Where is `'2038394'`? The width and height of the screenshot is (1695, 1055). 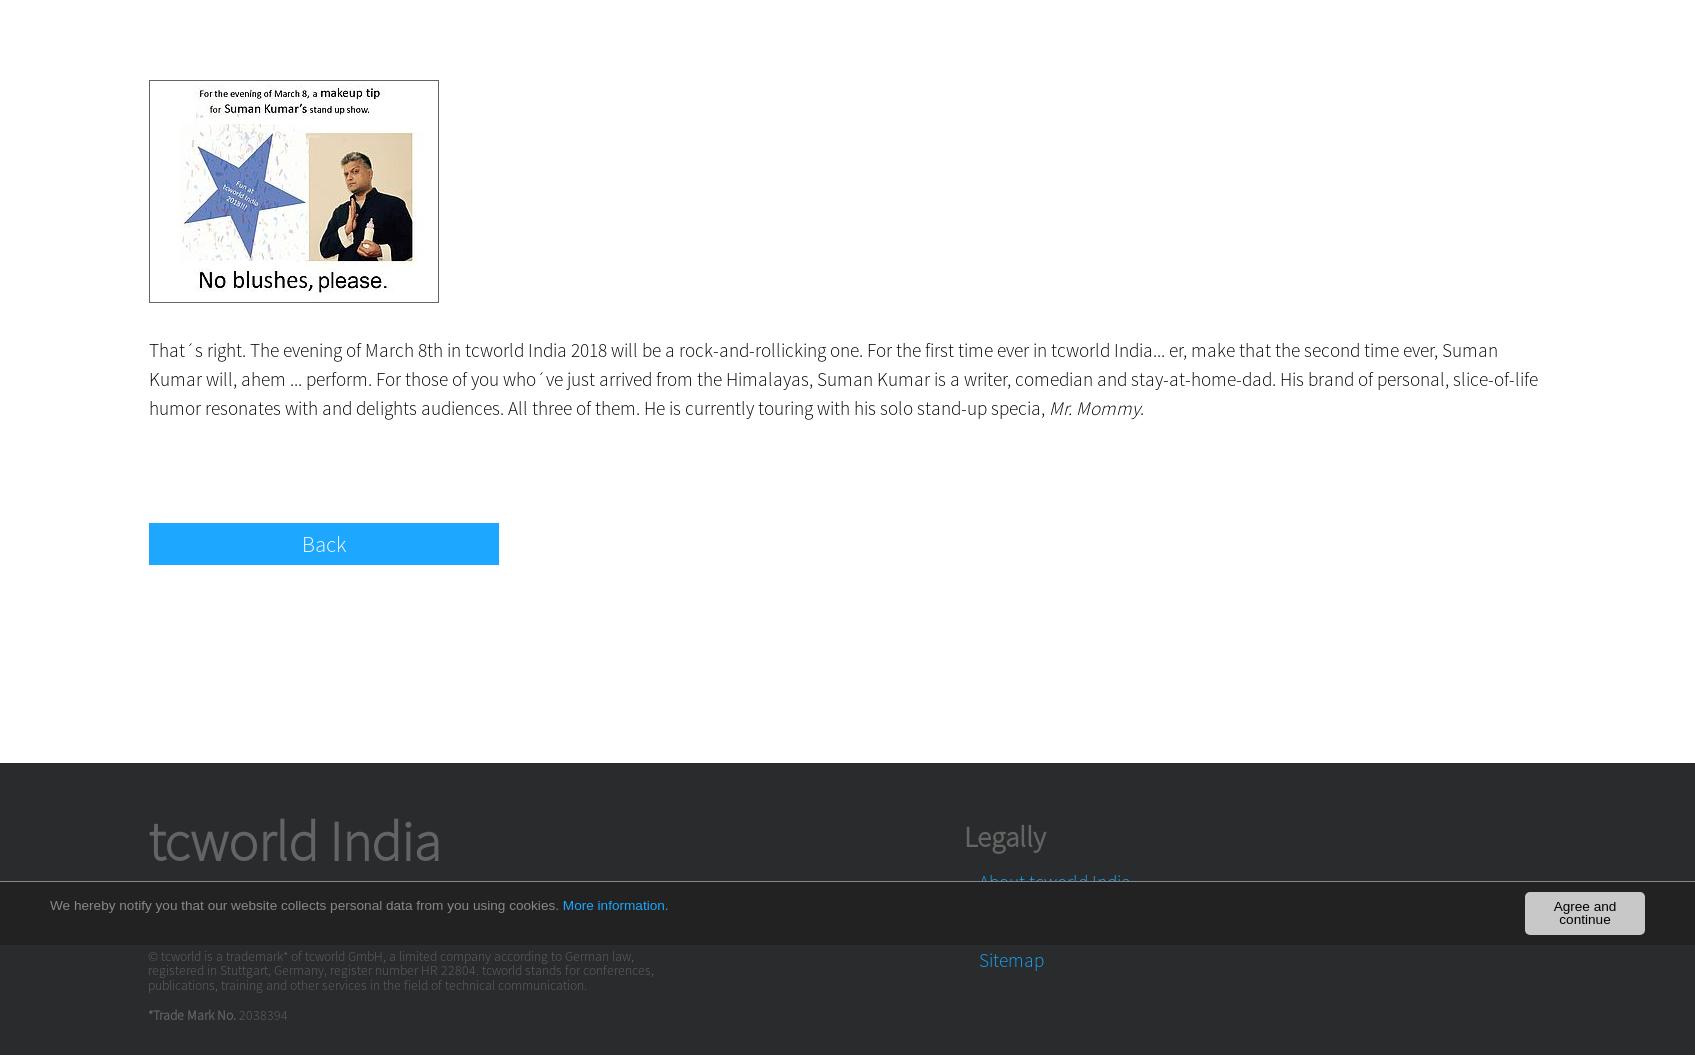 '2038394' is located at coordinates (262, 1014).